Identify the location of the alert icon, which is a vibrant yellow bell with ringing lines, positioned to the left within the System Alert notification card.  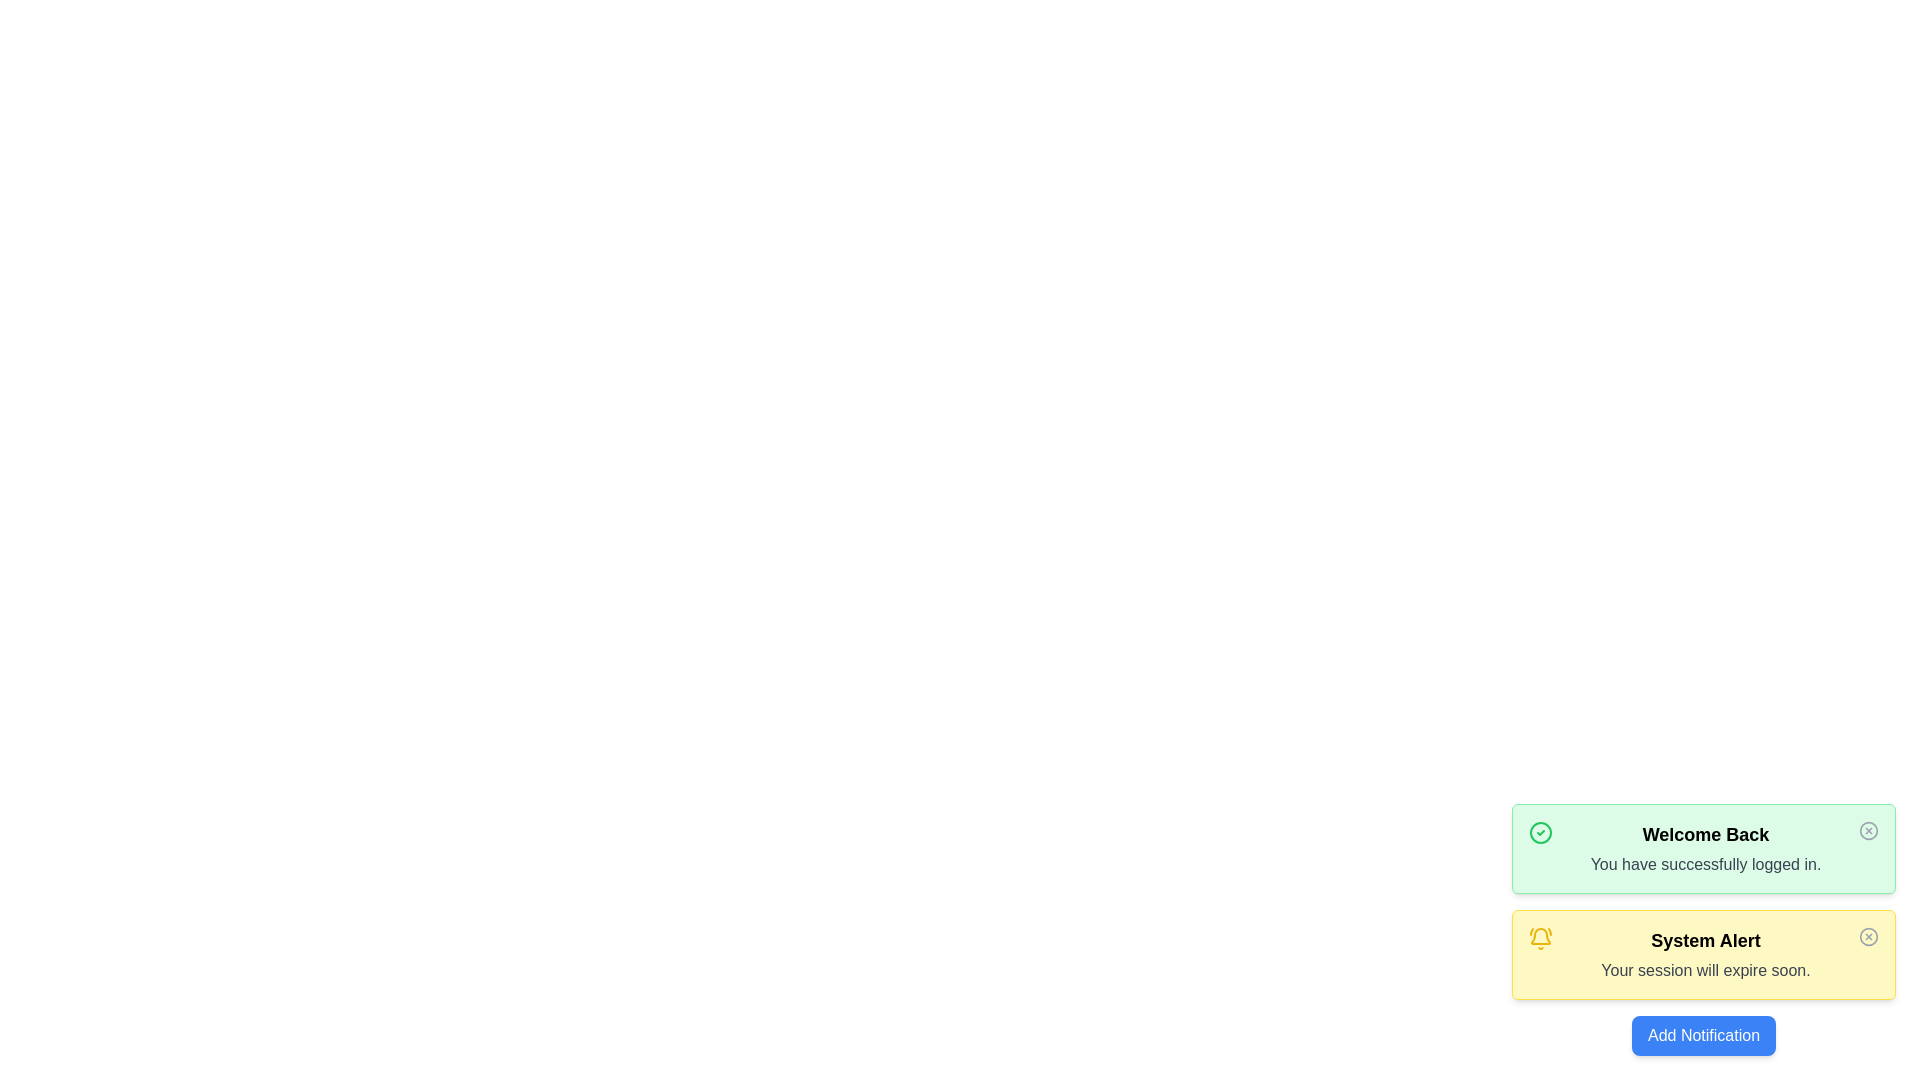
(1539, 938).